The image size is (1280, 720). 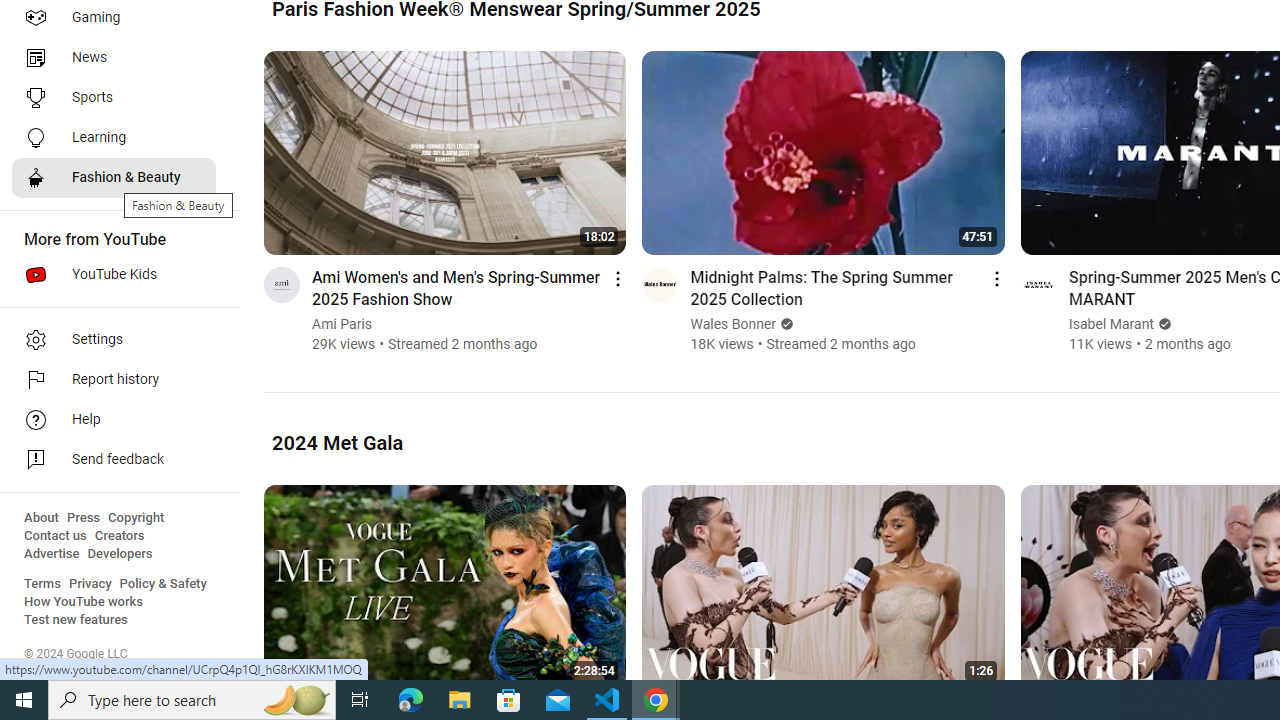 What do you see at coordinates (112, 97) in the screenshot?
I see `'Sports'` at bounding box center [112, 97].